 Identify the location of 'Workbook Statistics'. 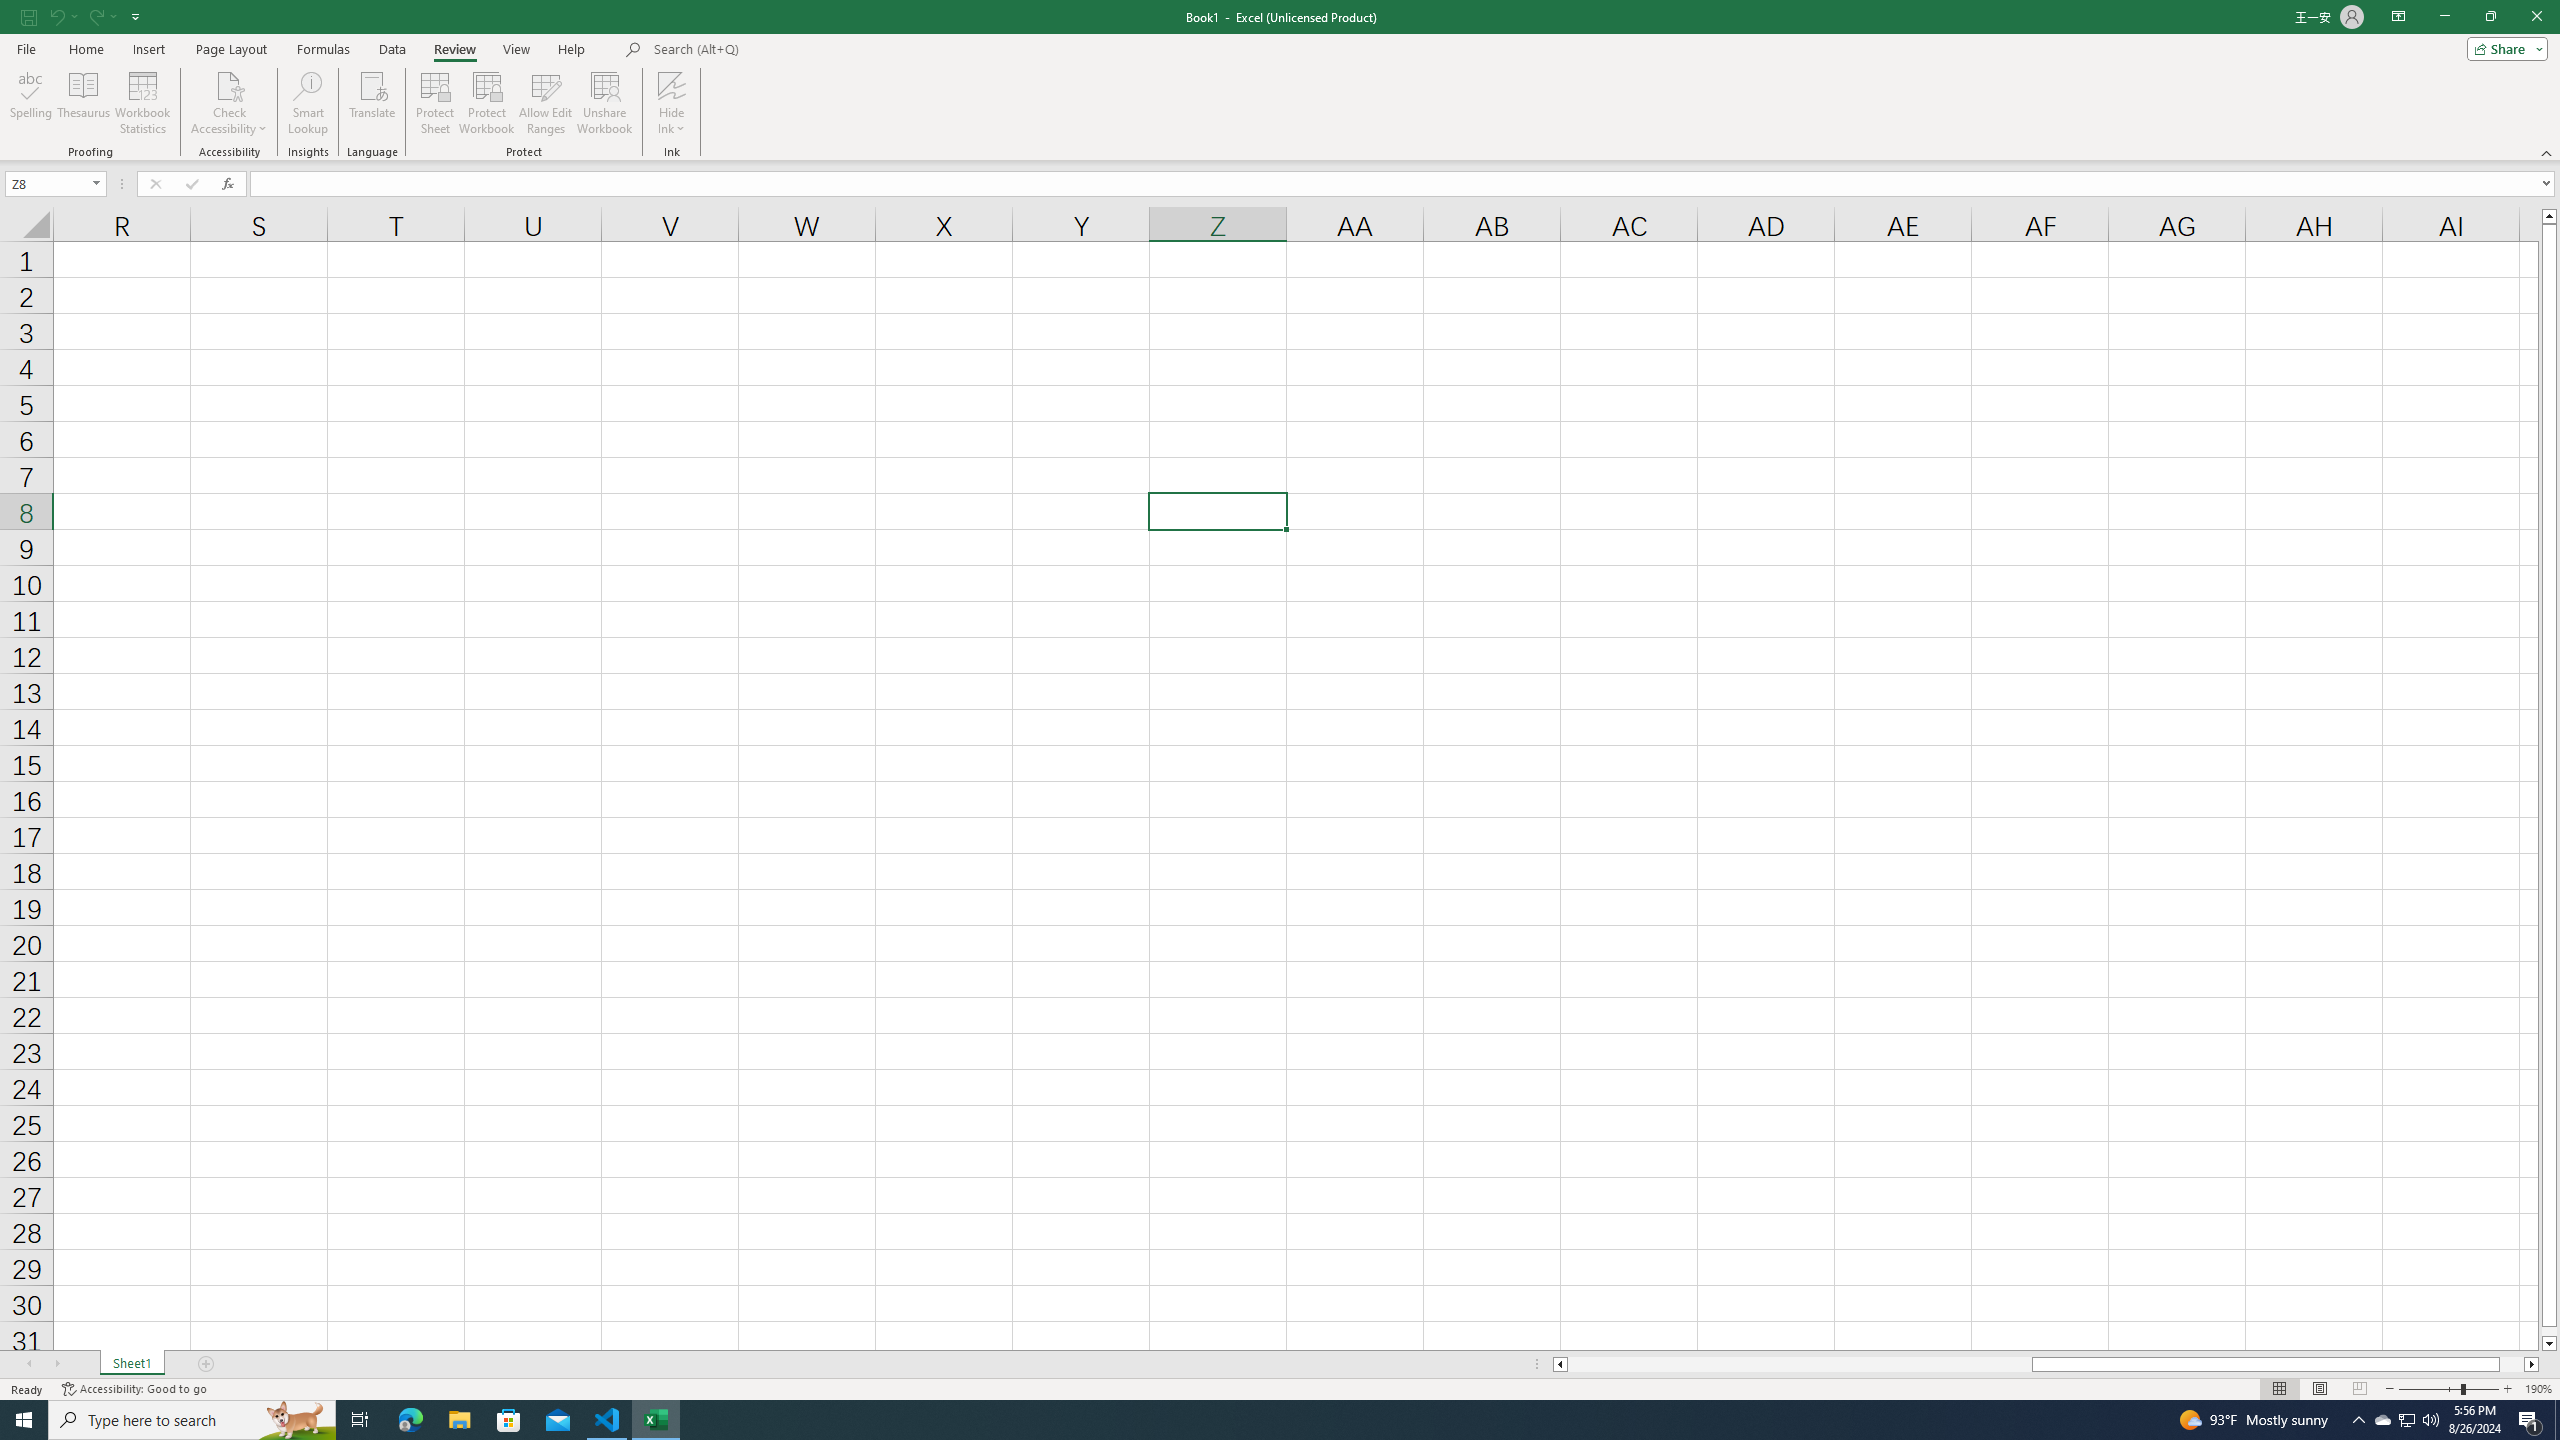
(142, 103).